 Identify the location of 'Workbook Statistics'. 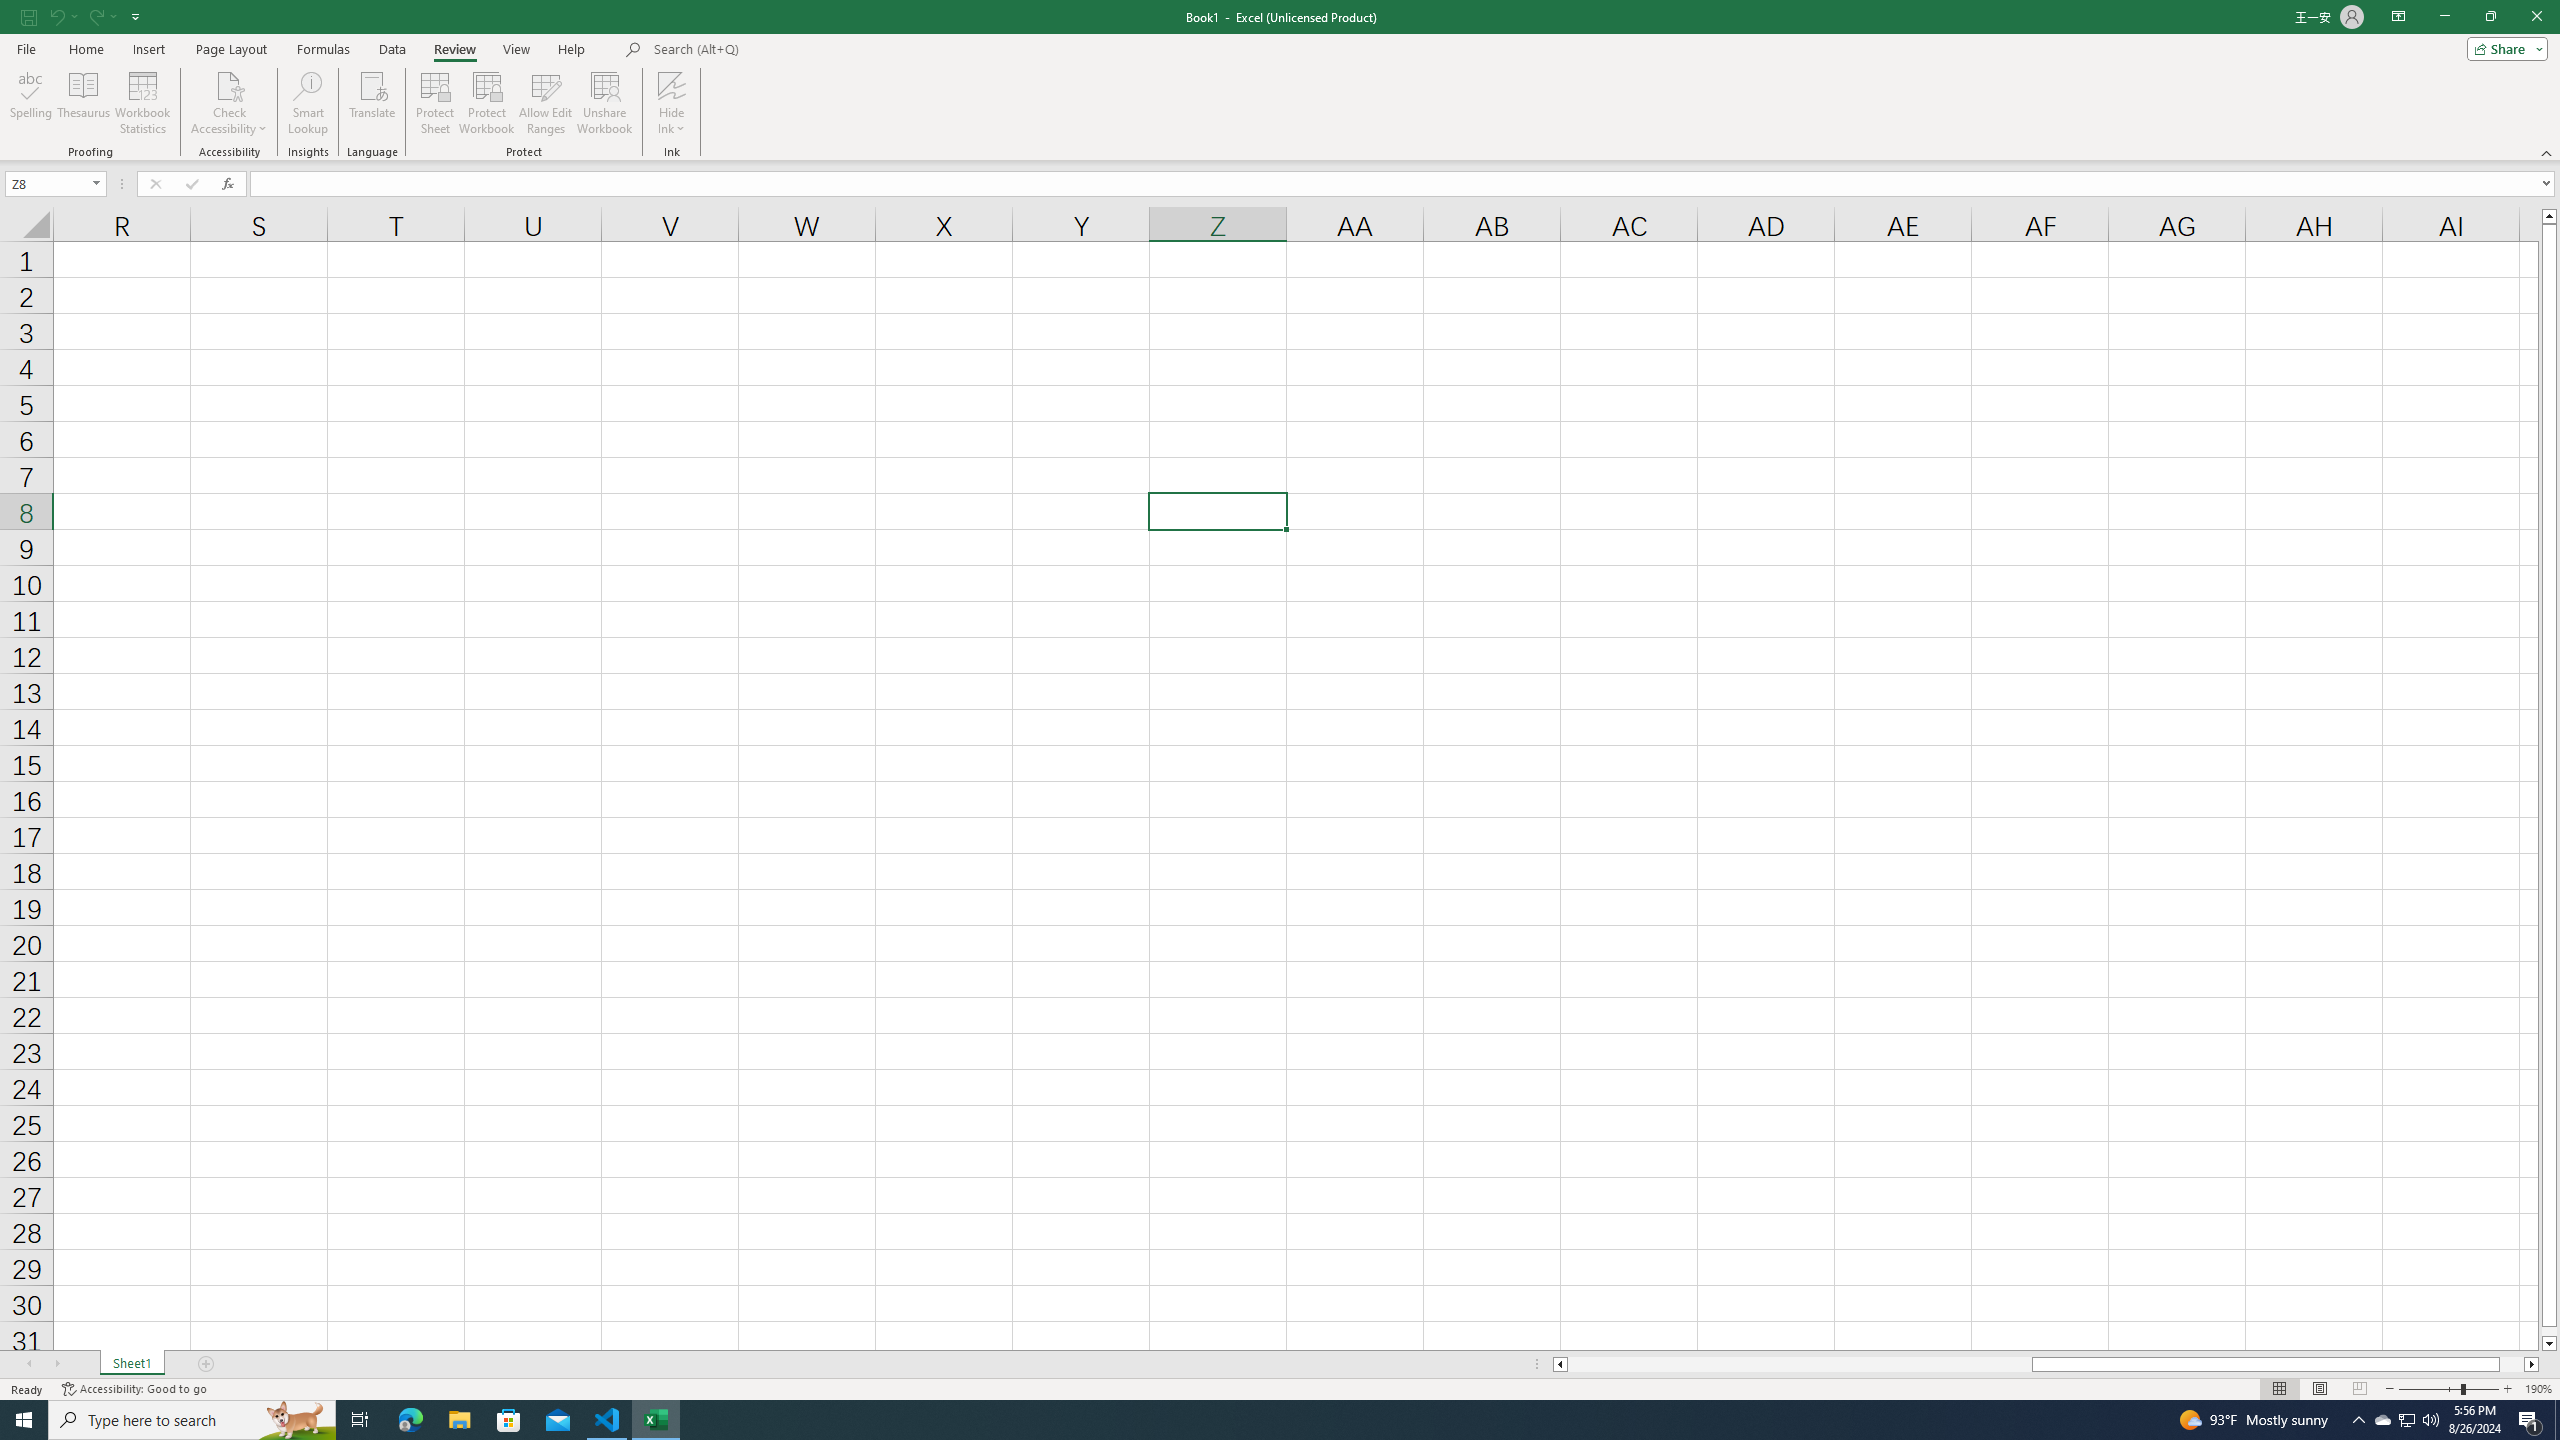
(142, 103).